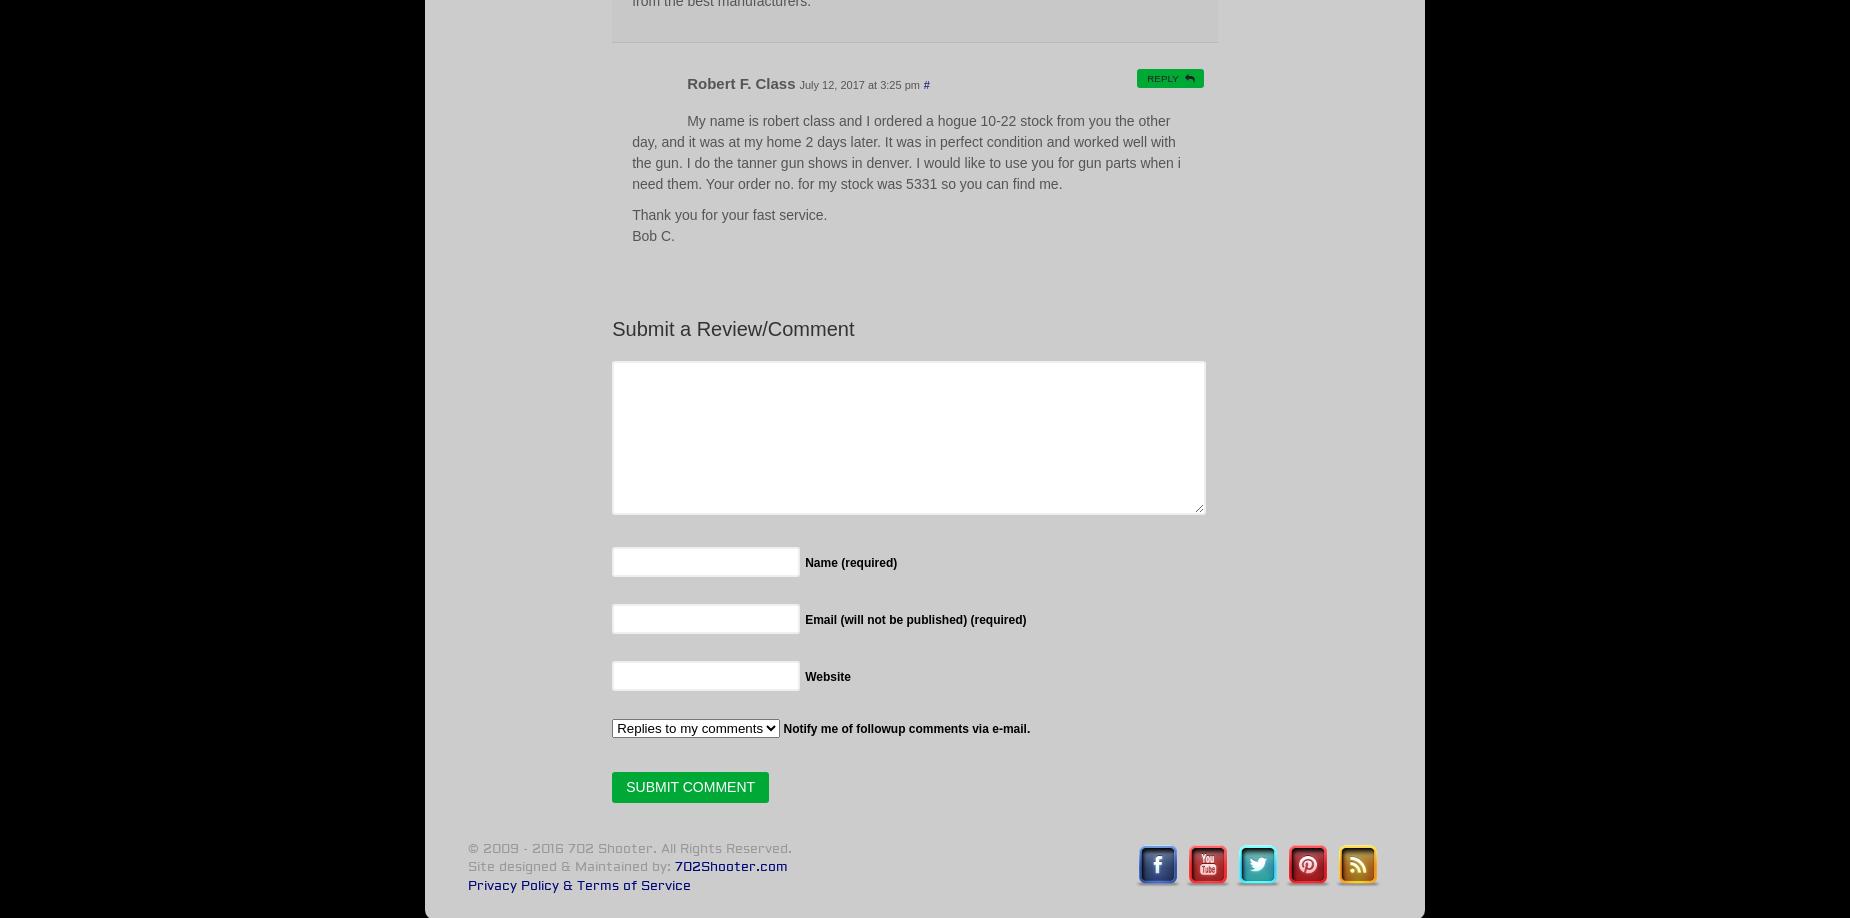  Describe the element at coordinates (578, 884) in the screenshot. I see `'Privacy Policy & Terms of Service'` at that location.